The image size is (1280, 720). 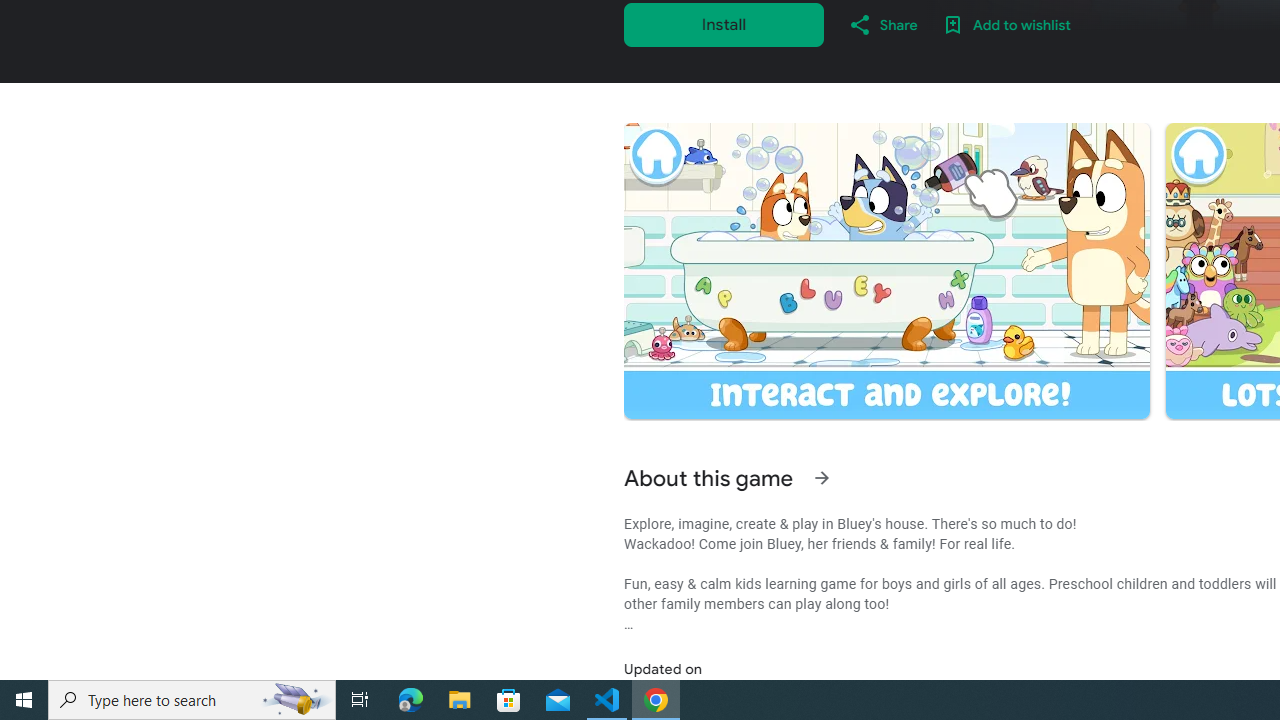 What do you see at coordinates (1006, 24) in the screenshot?
I see `'Add to wishlist'` at bounding box center [1006, 24].